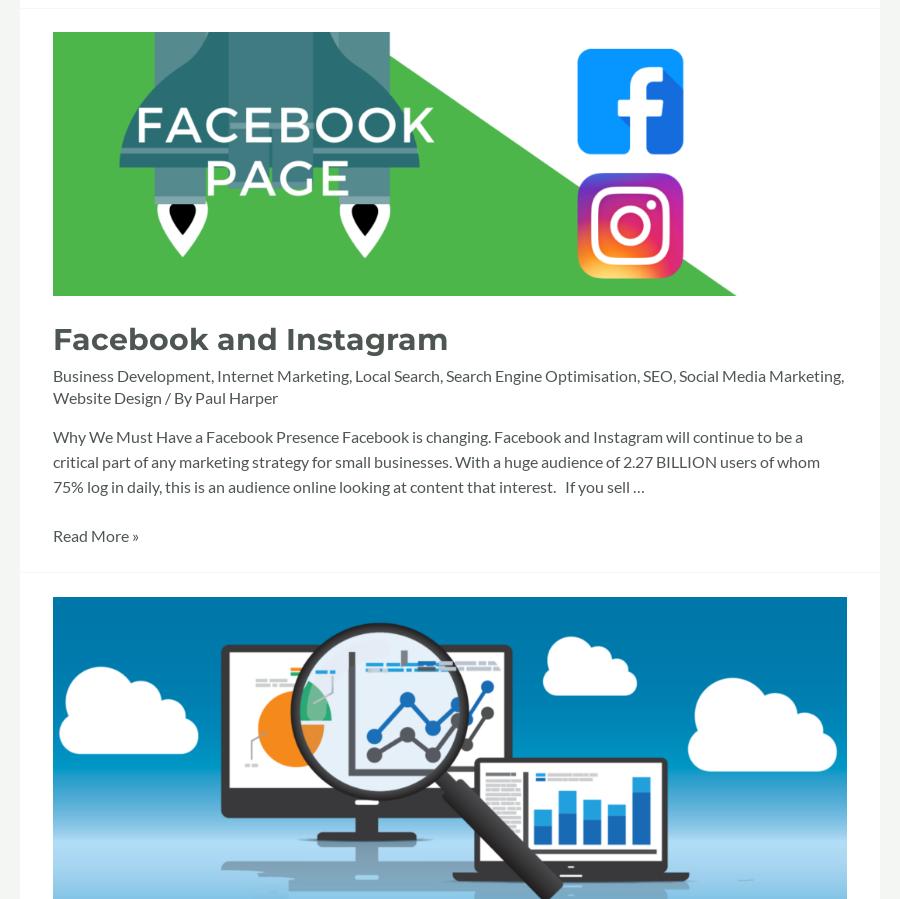 The height and width of the screenshot is (899, 900). I want to click on 'Why We Must Have a Facebook Presence Facebook is changing. Facebook and Instagram will continue to be a critical part of any marketing strategy for small businesses. With a huge audience of 2.27 BILLION users of whom 75% log in daily, this is an audience online looking at content that interest.   If you sell …', so click(436, 461).